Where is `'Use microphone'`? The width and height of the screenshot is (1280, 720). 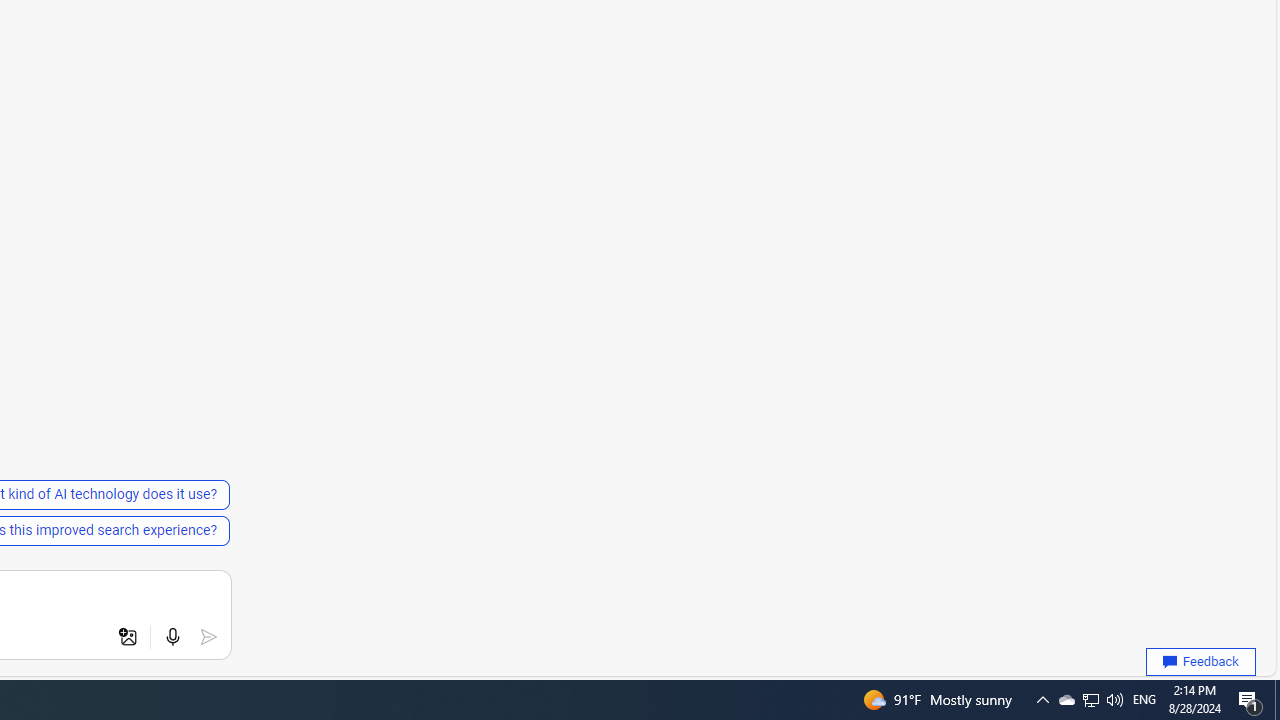 'Use microphone' is located at coordinates (172, 637).